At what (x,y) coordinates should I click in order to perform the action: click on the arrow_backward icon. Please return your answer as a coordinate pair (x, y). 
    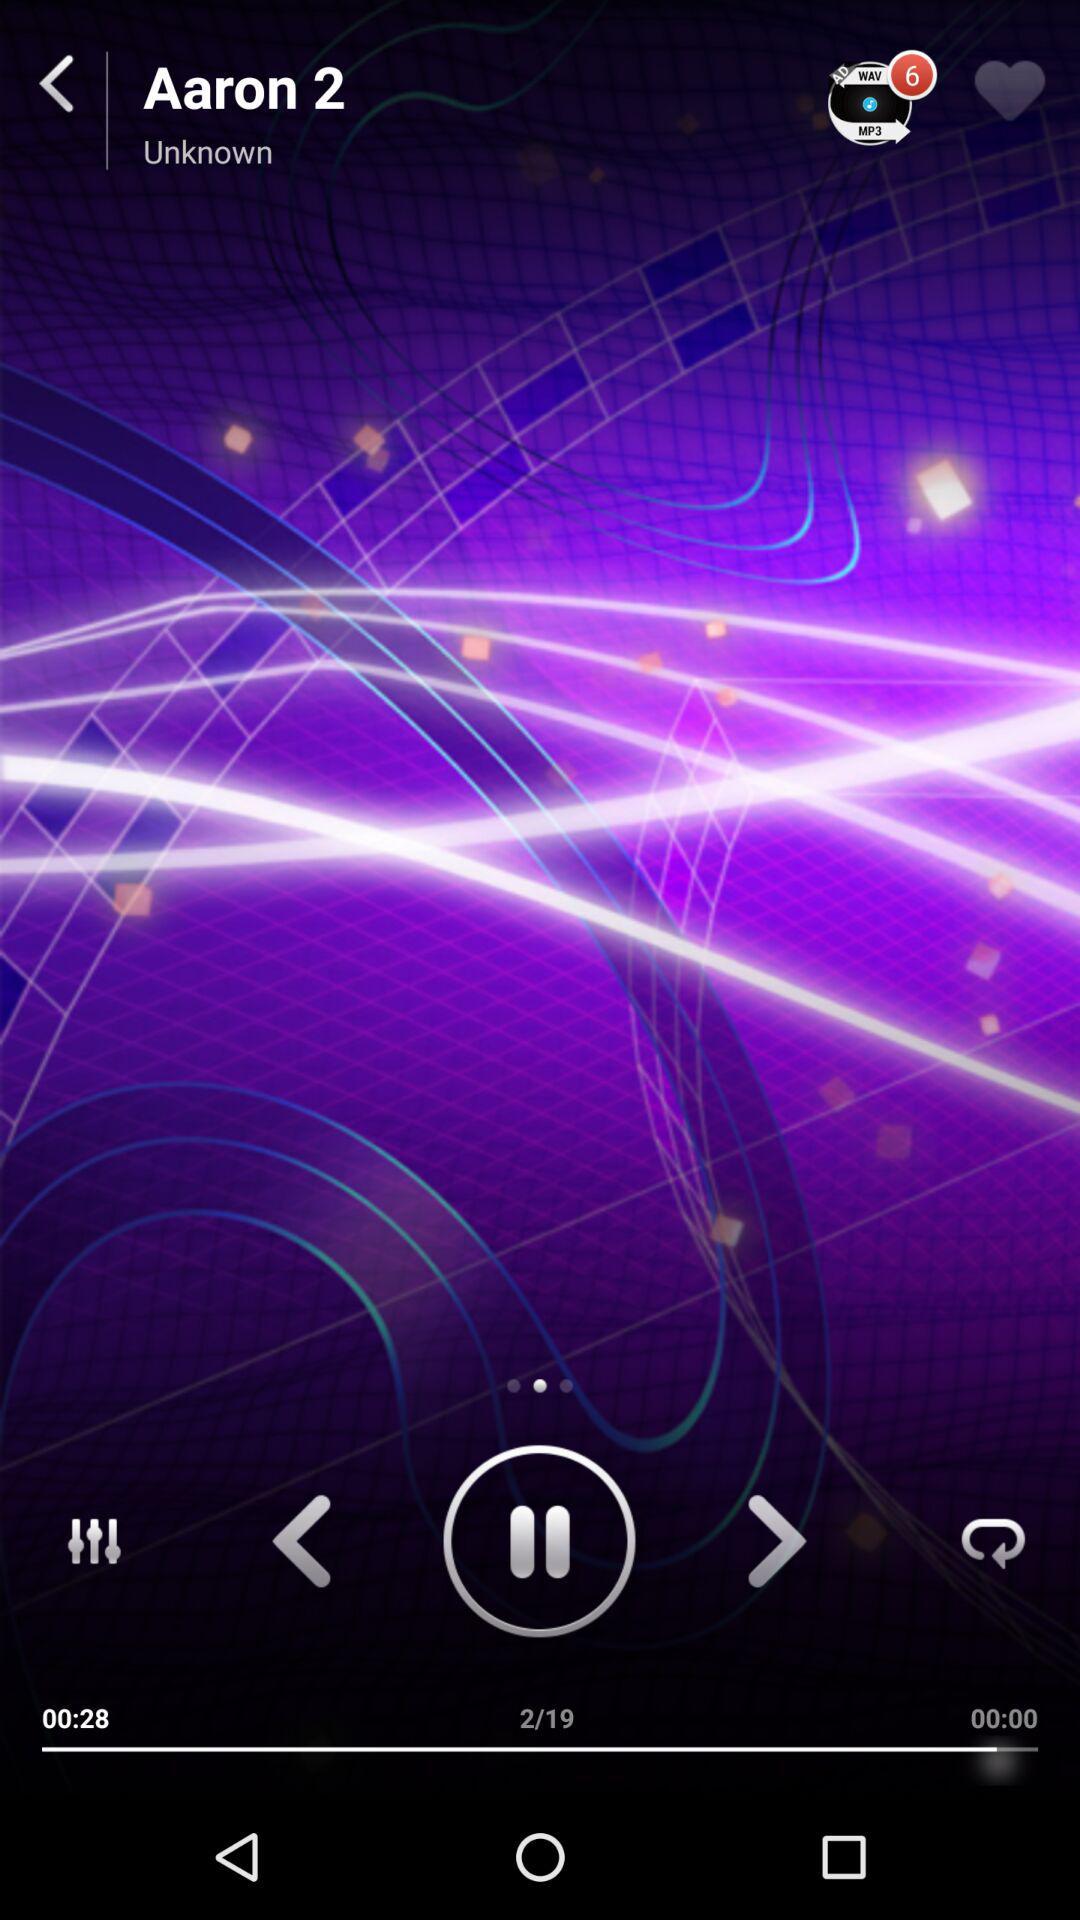
    Looking at the image, I should click on (301, 1655).